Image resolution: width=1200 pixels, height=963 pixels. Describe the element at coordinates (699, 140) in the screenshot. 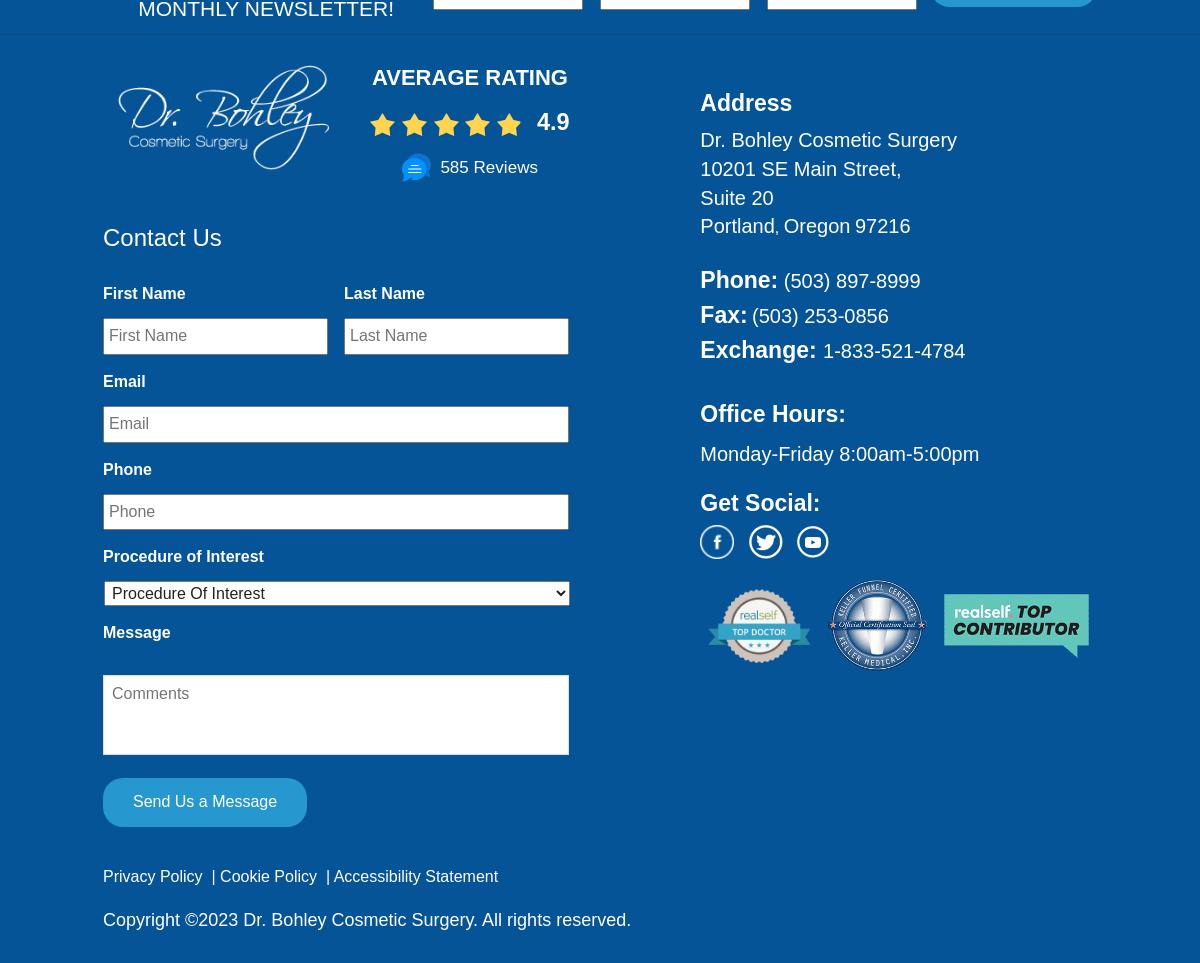

I see `'Dr. Bohley Cosmetic Surgery'` at that location.